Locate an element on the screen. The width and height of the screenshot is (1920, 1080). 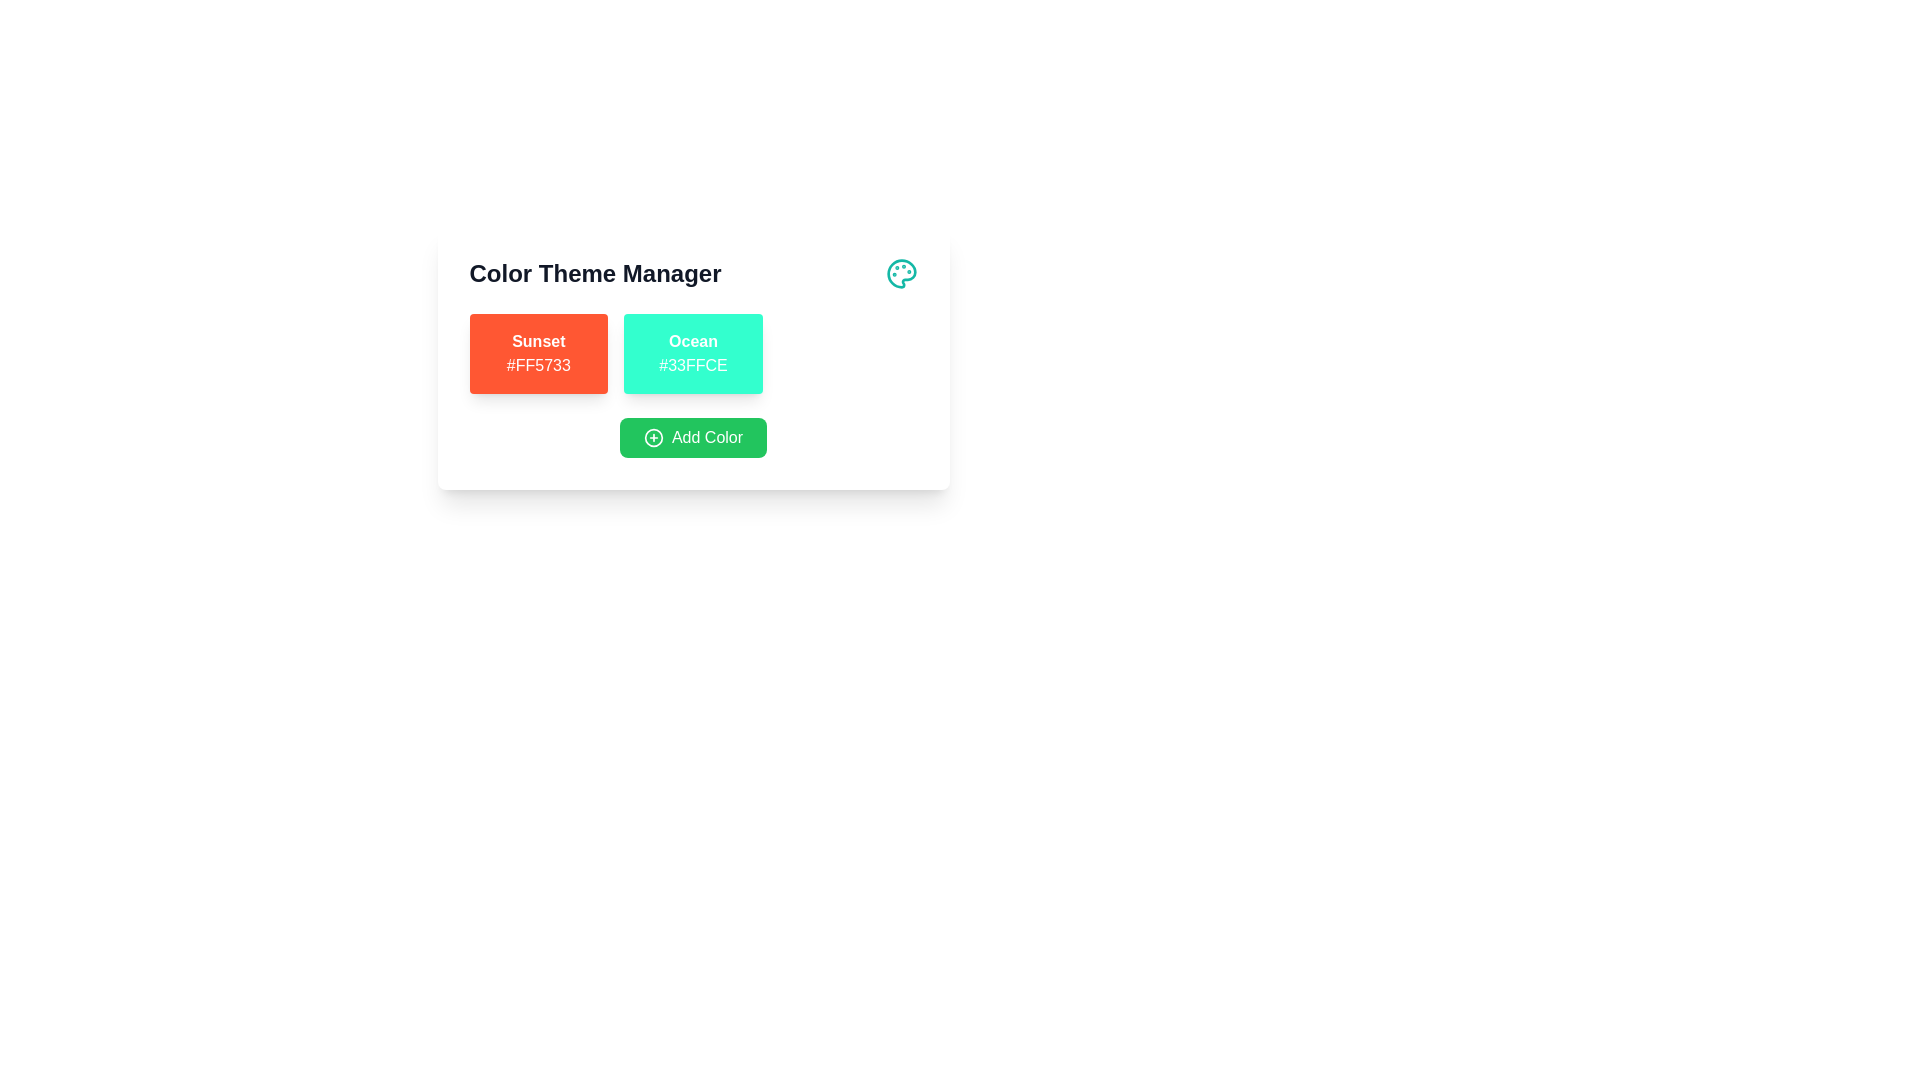
the button located below the colored blocks labeled 'Sunset' and 'Ocean' to initiate the color addition process in the 'Color Theme Manager' is located at coordinates (693, 437).